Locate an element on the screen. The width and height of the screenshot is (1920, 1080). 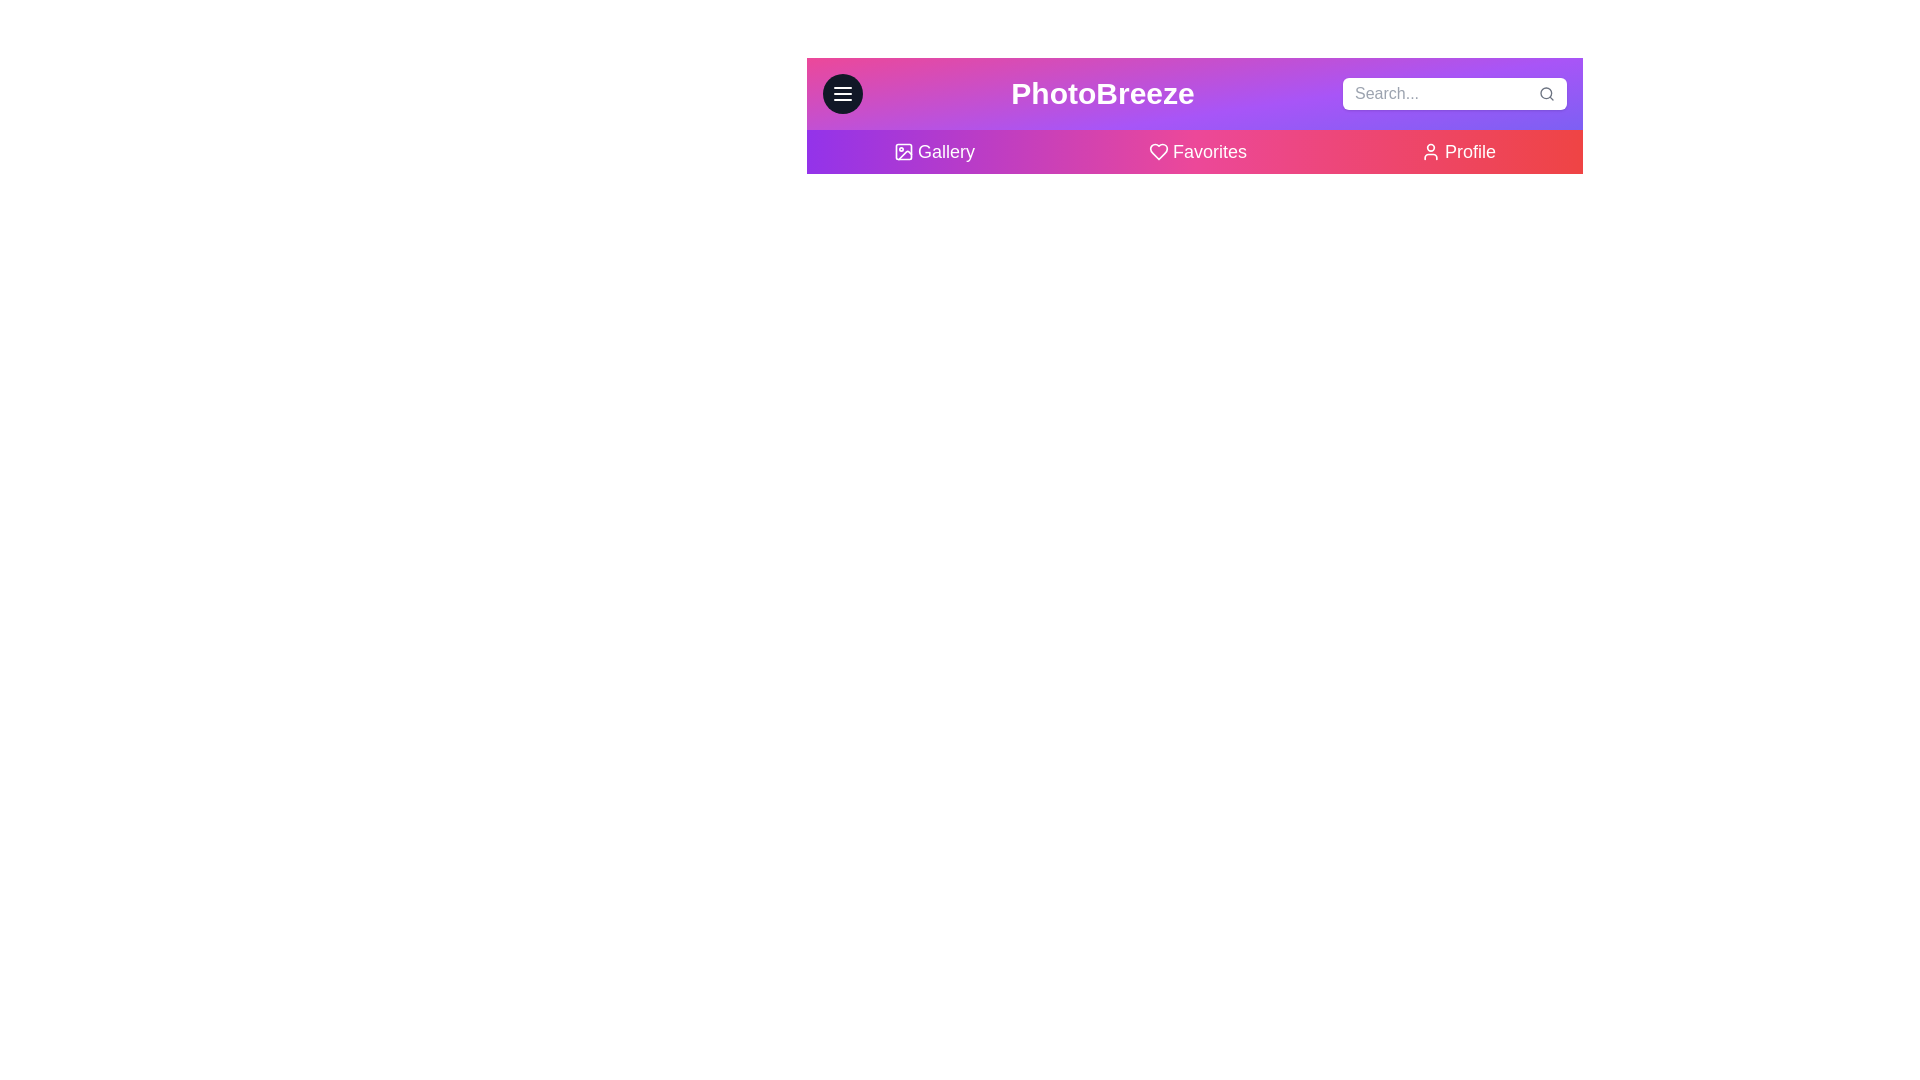
the menu button to toggle the menu visibility is located at coordinates (843, 93).